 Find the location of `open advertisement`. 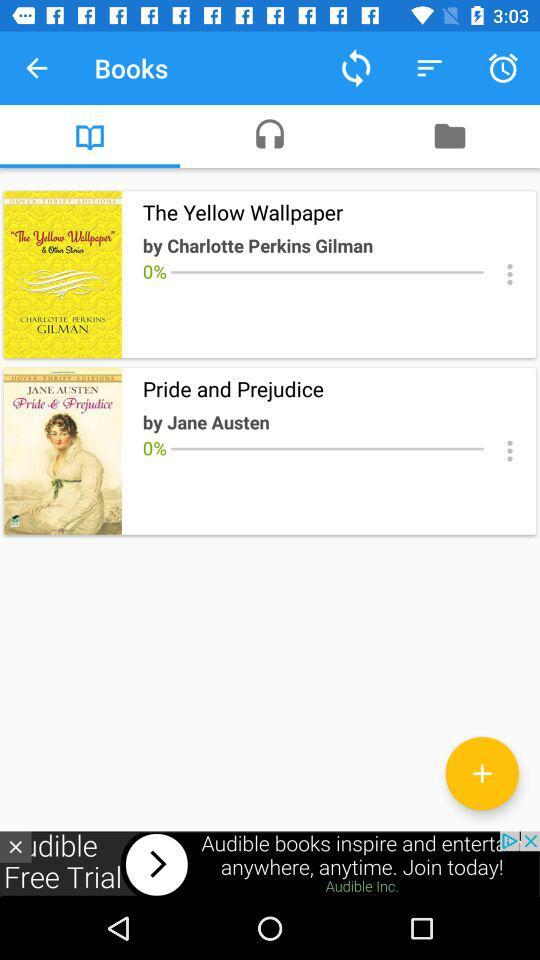

open advertisement is located at coordinates (270, 863).